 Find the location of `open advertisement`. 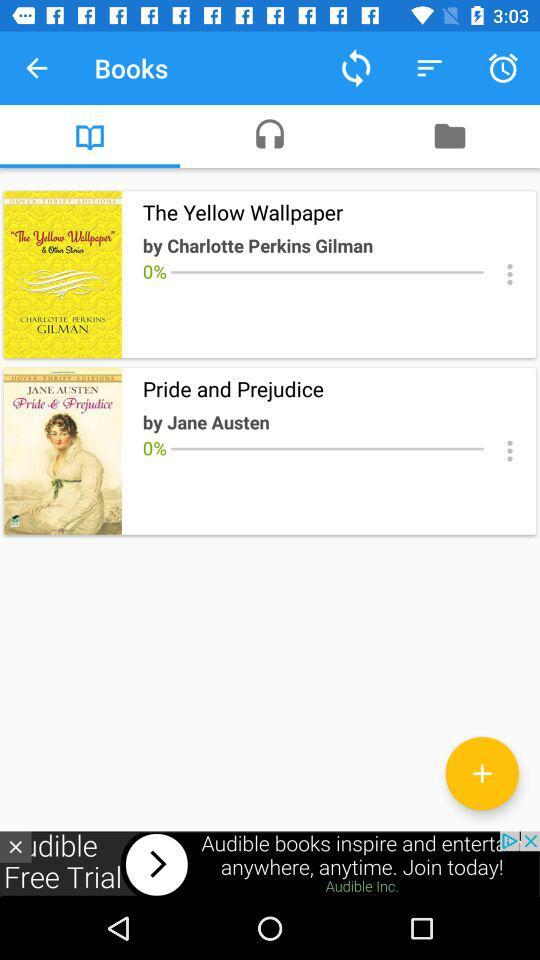

open advertisement is located at coordinates (270, 863).